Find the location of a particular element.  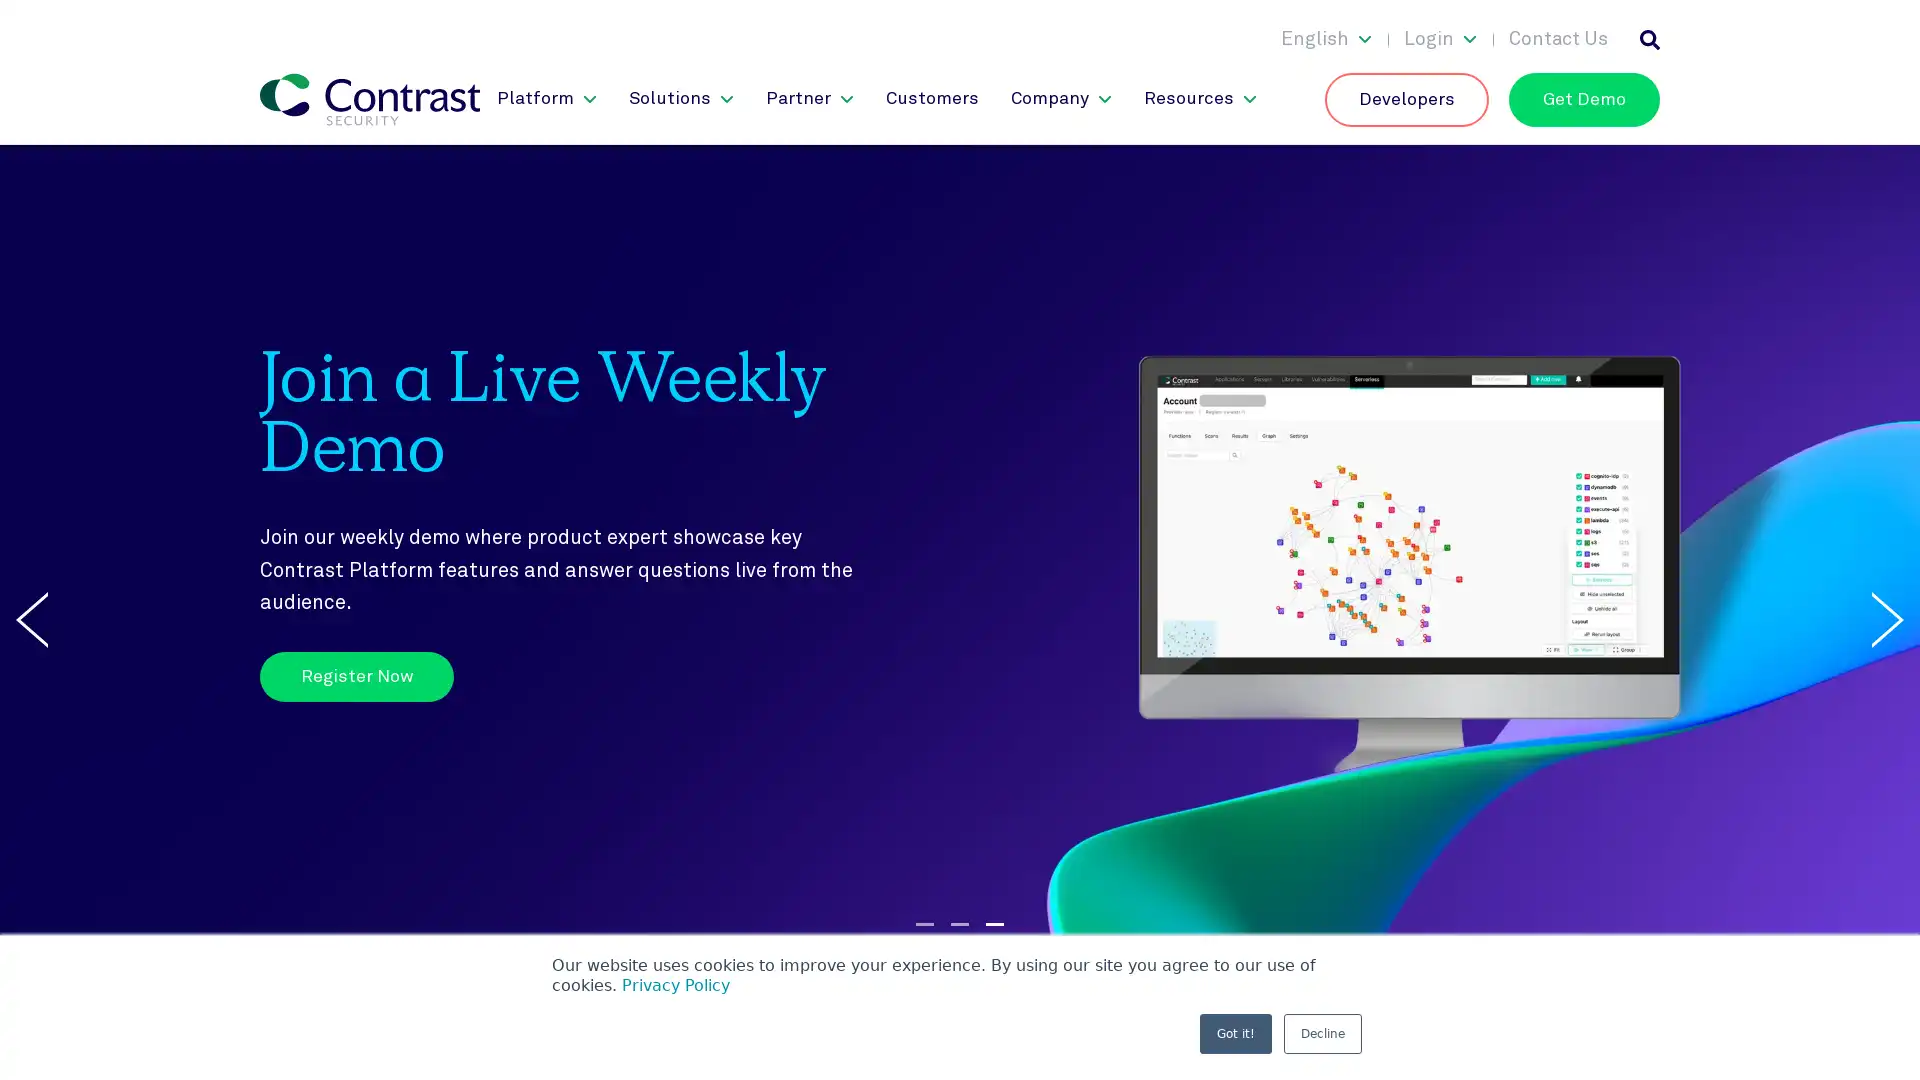

Next is located at coordinates (1886, 617).